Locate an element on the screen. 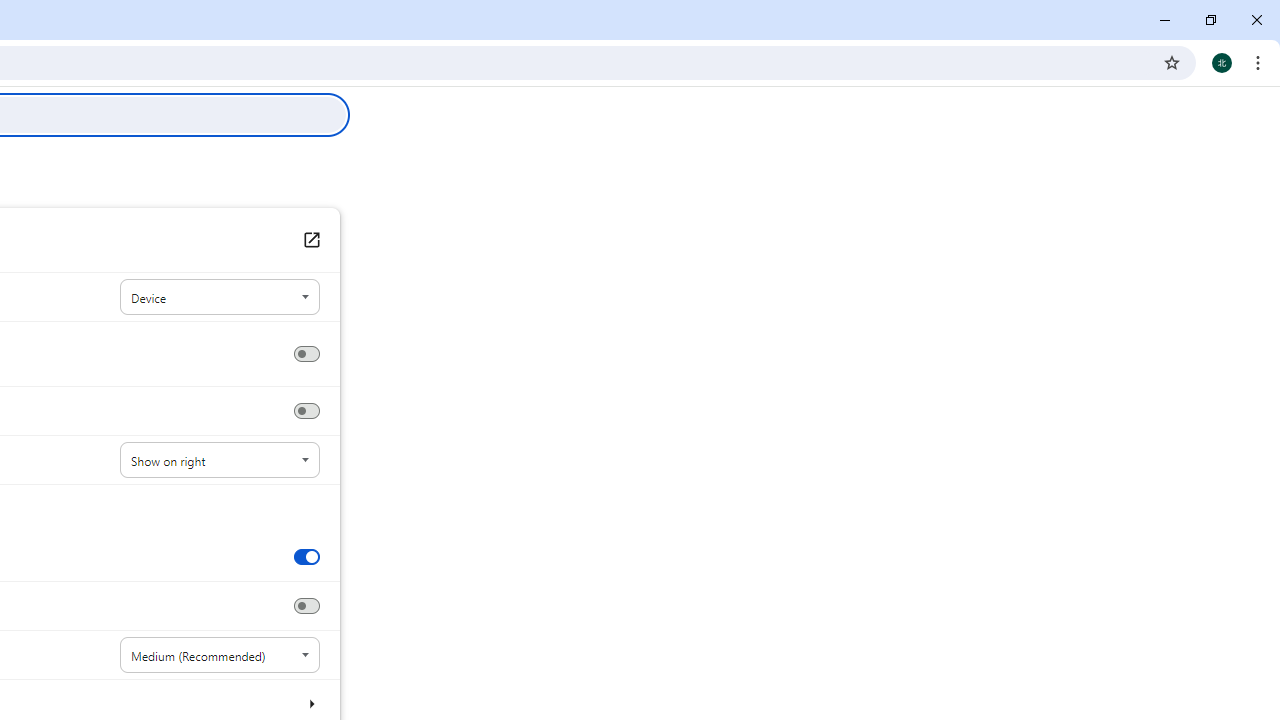 Image resolution: width=1280 pixels, height=720 pixels. 'Show tab preview images' is located at coordinates (305, 557).